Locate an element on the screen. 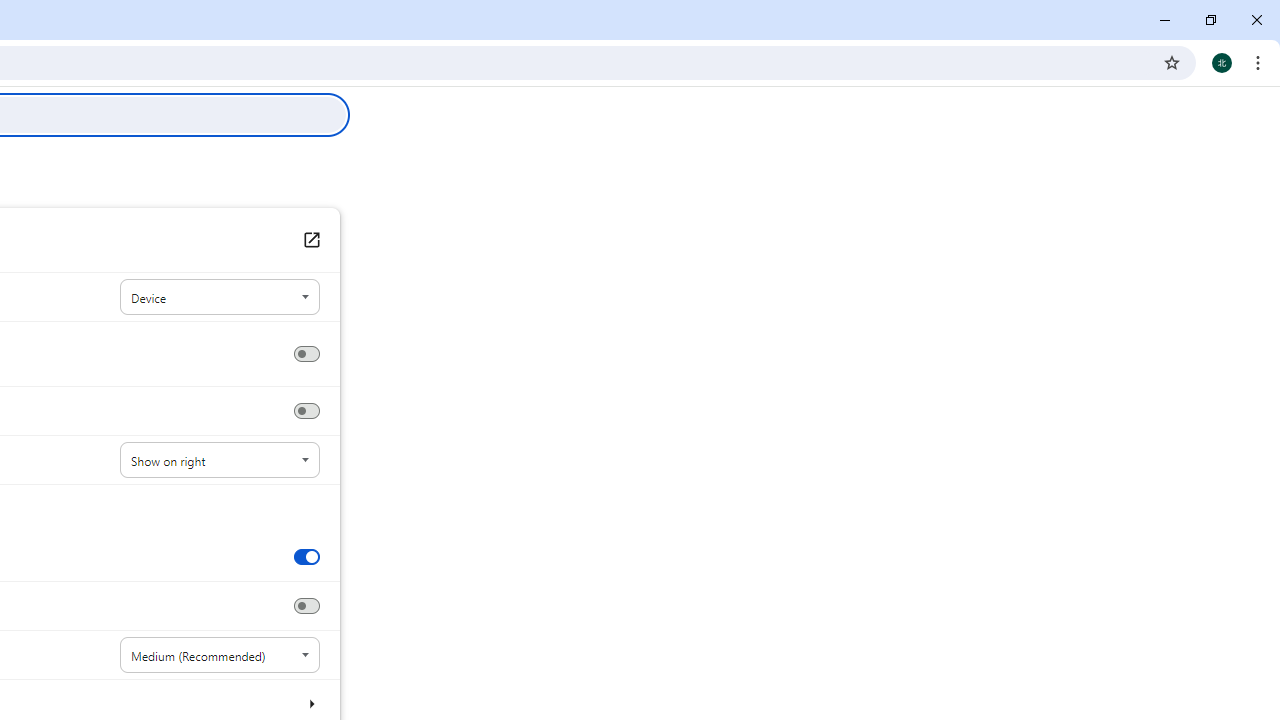 Image resolution: width=1280 pixels, height=720 pixels. 'Show tab preview images' is located at coordinates (305, 557).